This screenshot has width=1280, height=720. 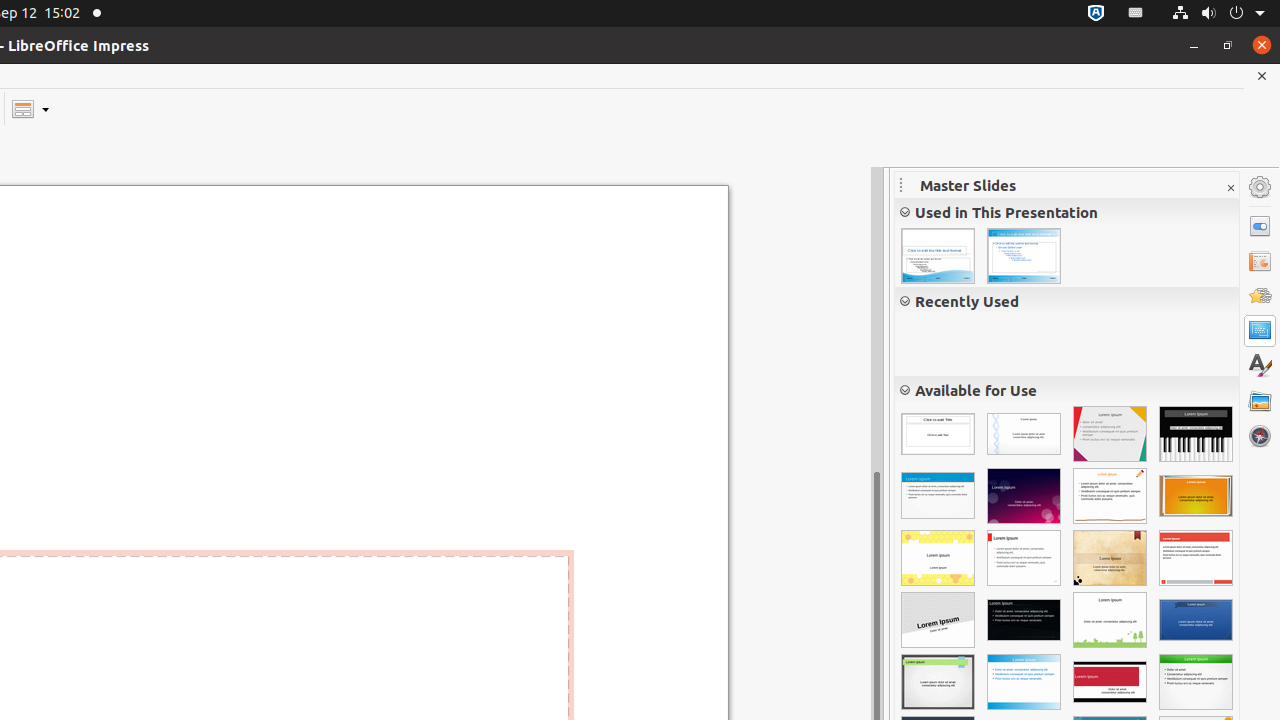 What do you see at coordinates (1259, 435) in the screenshot?
I see `'Navigator'` at bounding box center [1259, 435].